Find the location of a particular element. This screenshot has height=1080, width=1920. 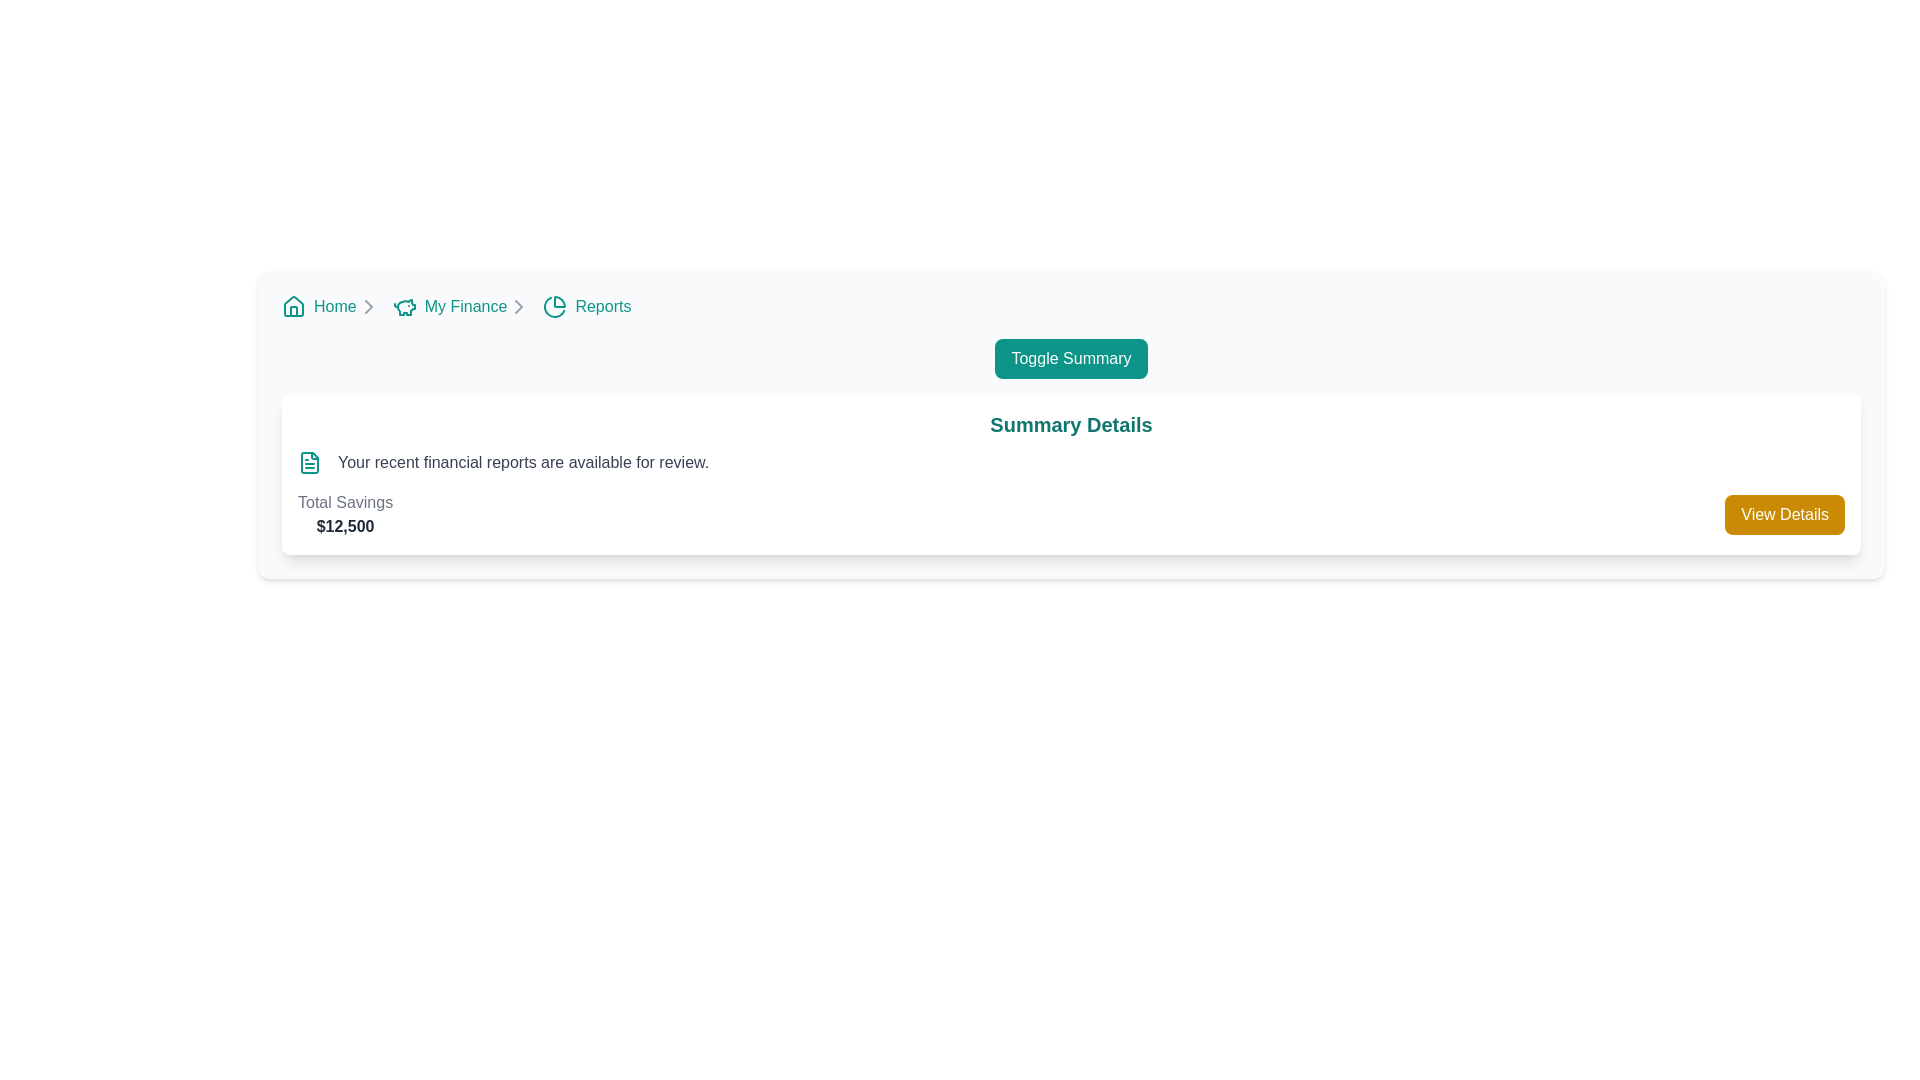

the 'My Finance' hyperlink with a piggy bank icon is located at coordinates (449, 307).